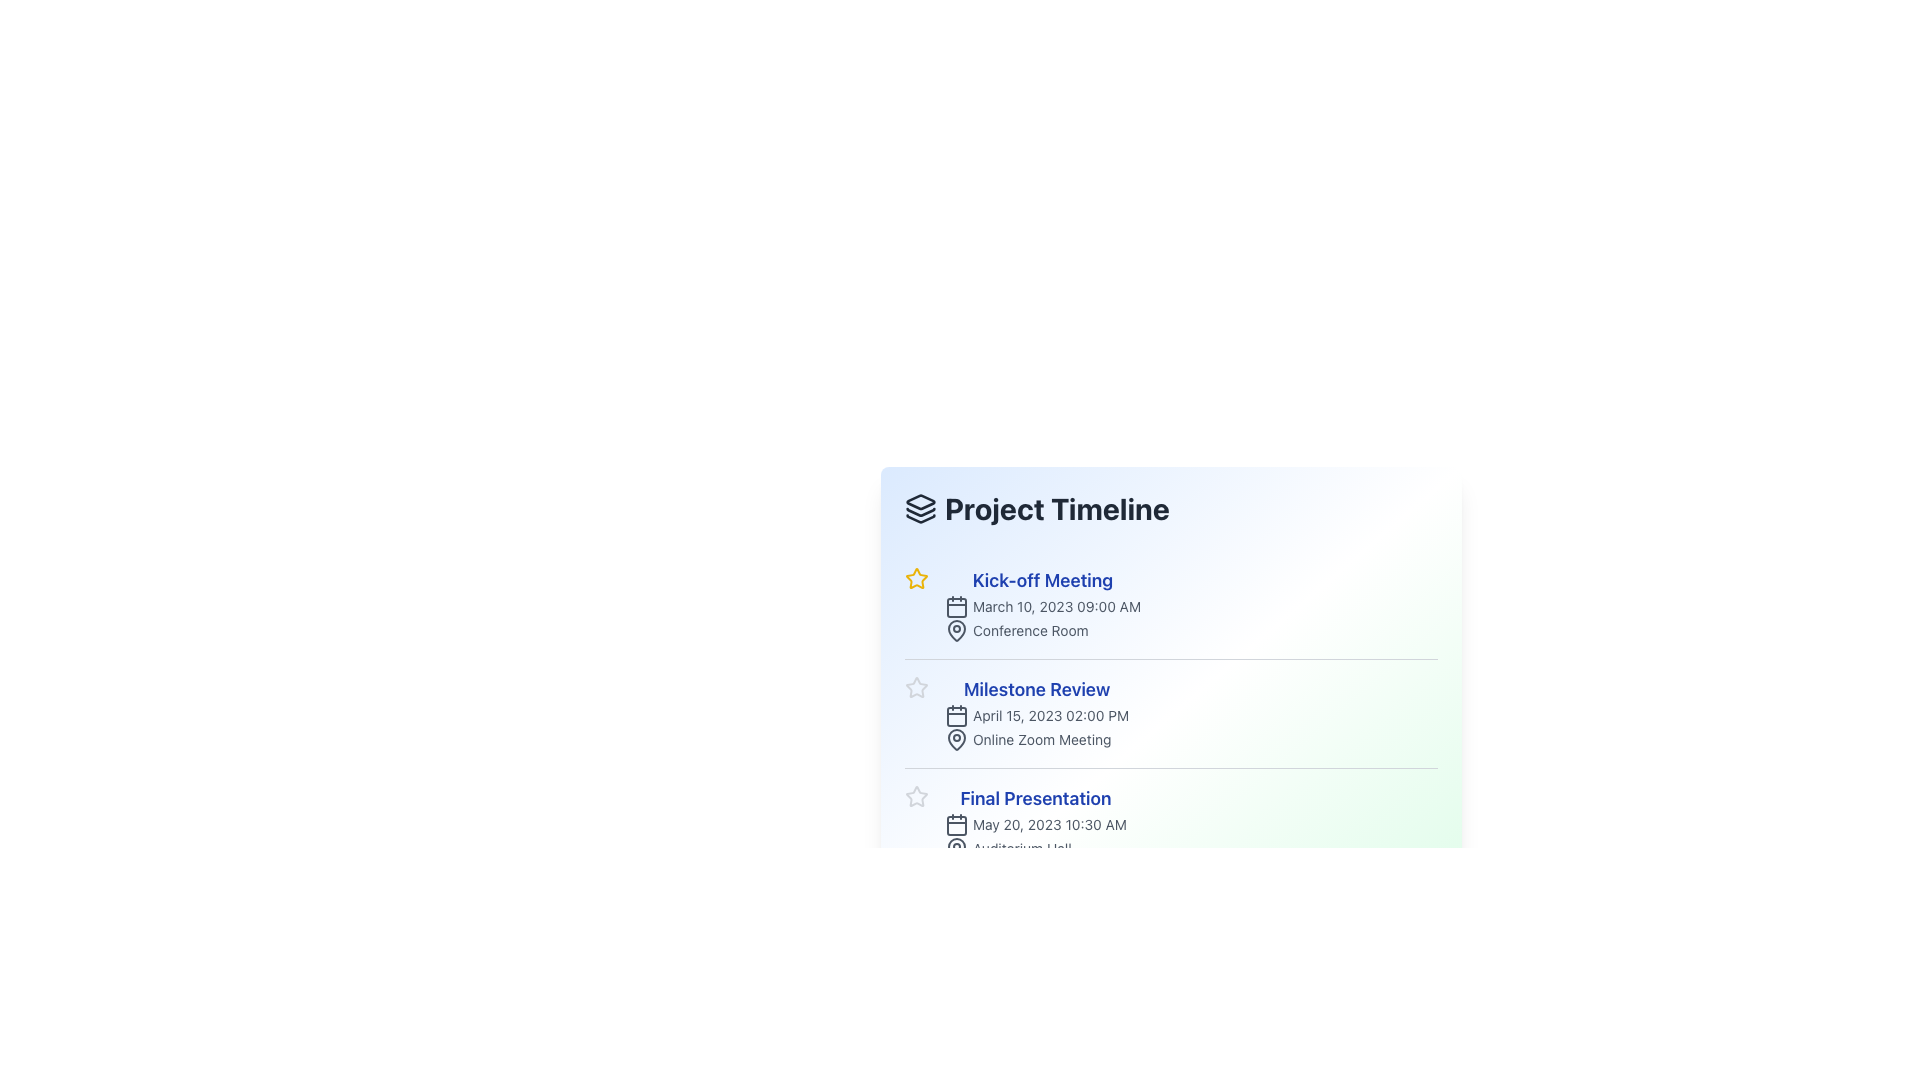 The image size is (1920, 1080). What do you see at coordinates (955, 848) in the screenshot?
I see `the map pin icon indicating the location for the 'Final Presentation' event` at bounding box center [955, 848].